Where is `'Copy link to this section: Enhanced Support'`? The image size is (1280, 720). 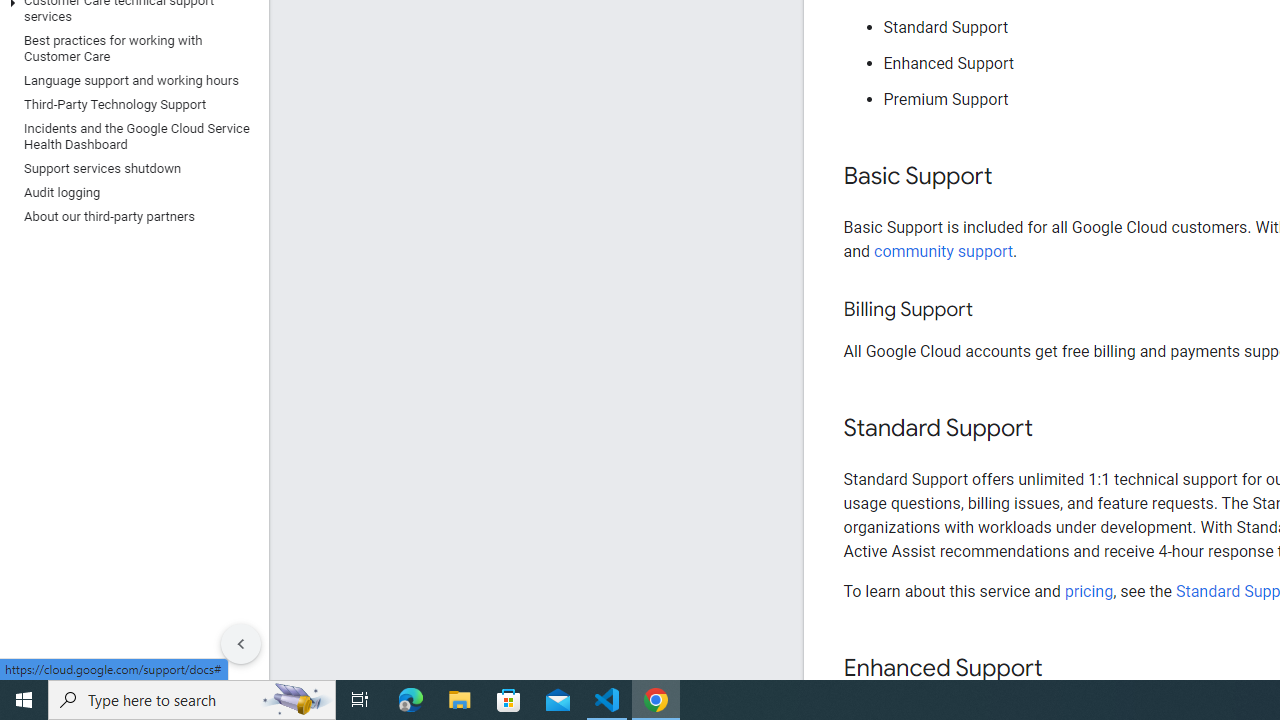
'Copy link to this section: Enhanced Support' is located at coordinates (1061, 669).